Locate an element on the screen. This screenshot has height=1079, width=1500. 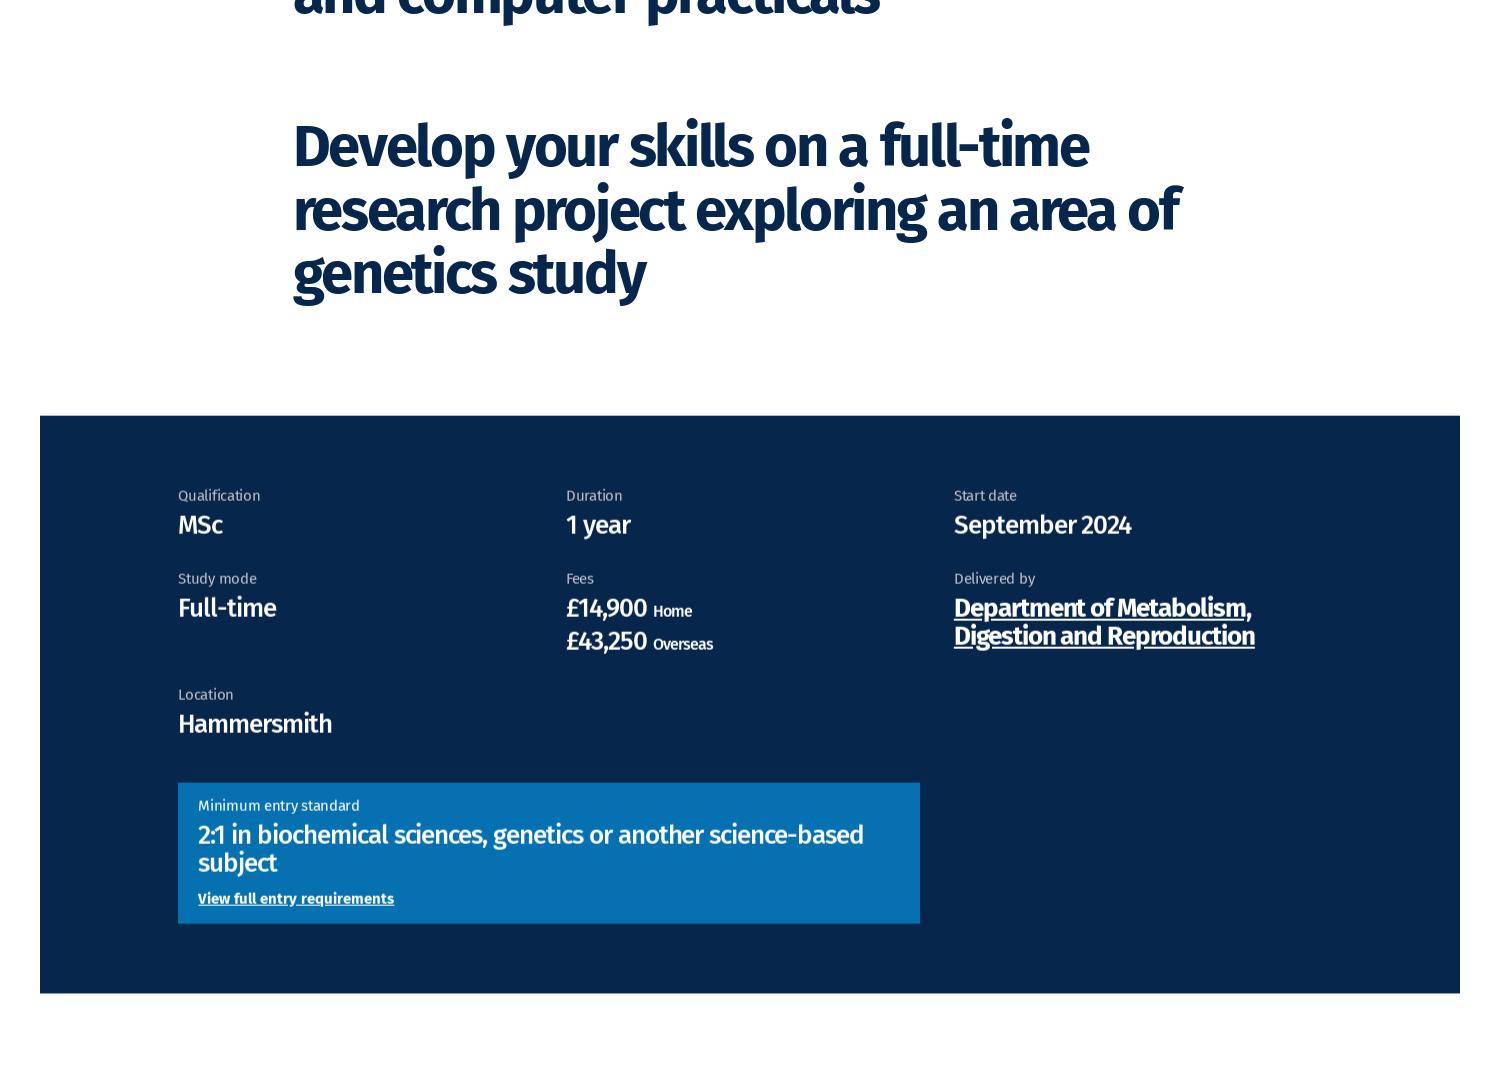
'Delivered by' is located at coordinates (992, 607).